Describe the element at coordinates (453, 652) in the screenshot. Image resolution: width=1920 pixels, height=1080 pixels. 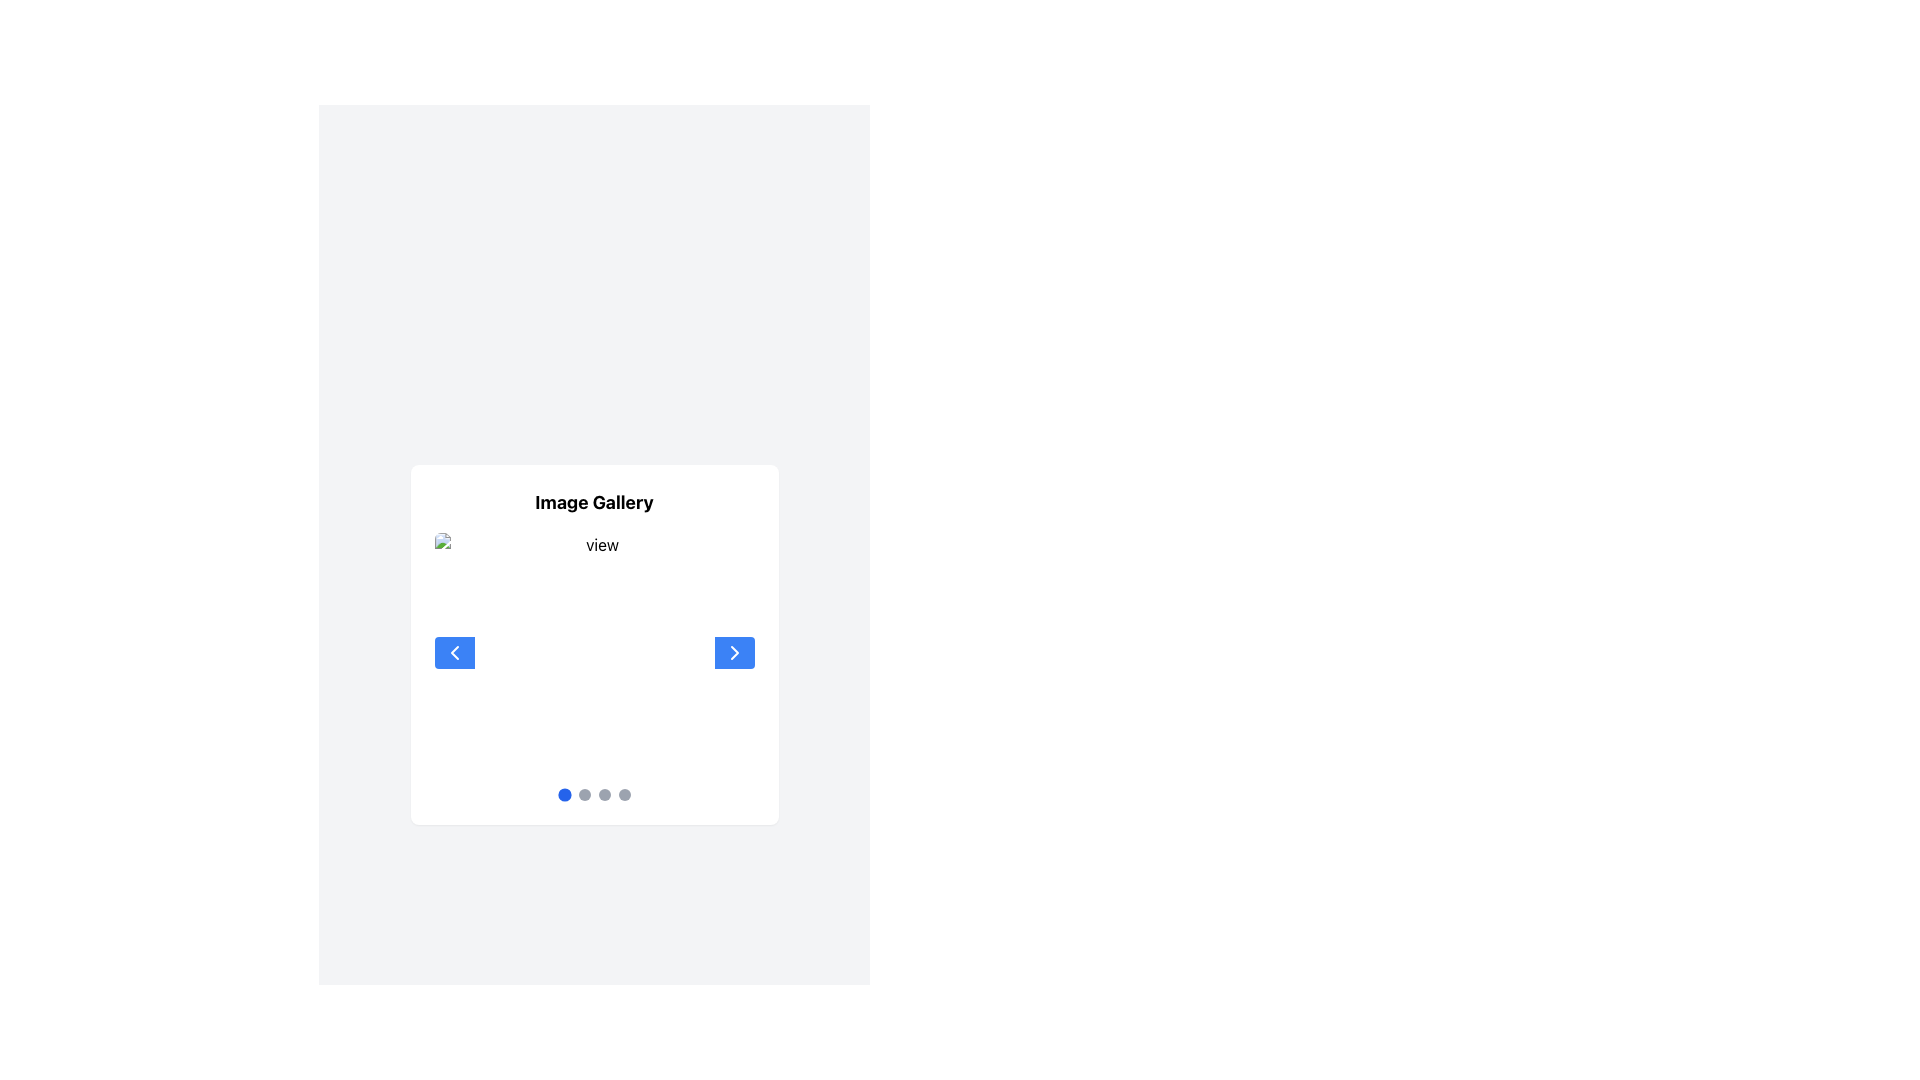
I see `the button that navigates to the previous image in the gallery` at that location.